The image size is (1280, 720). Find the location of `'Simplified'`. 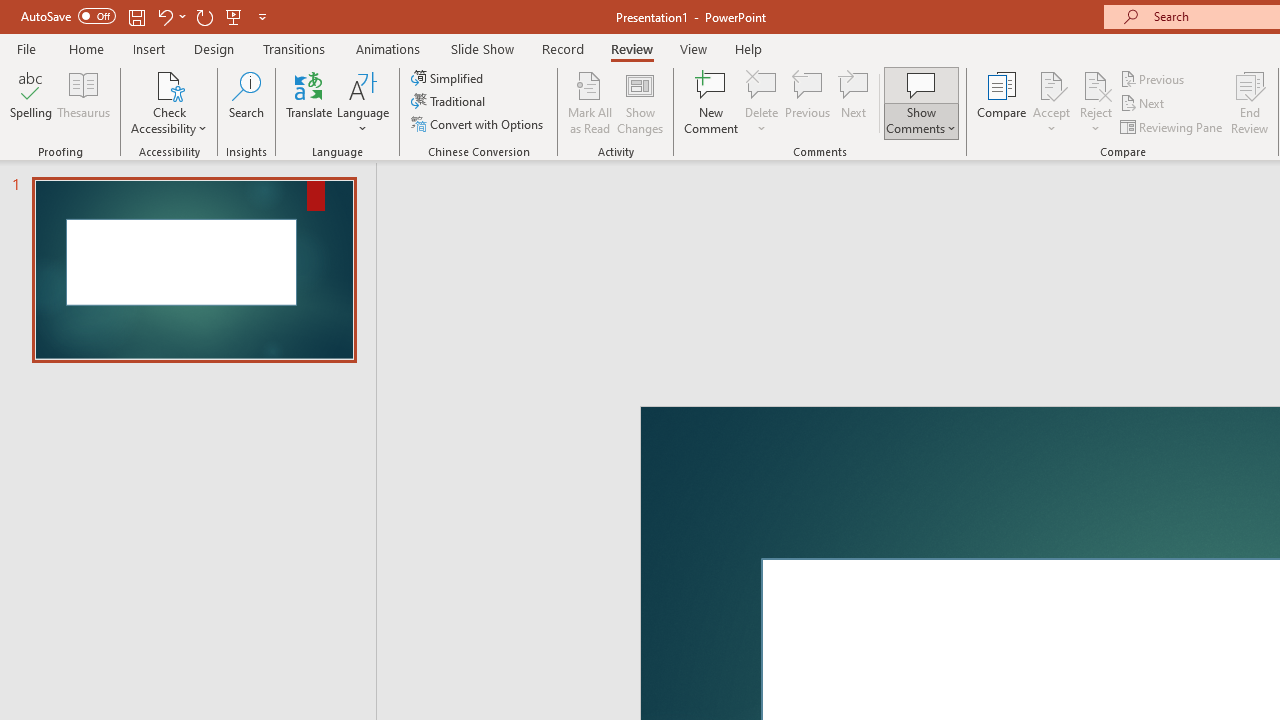

'Simplified' is located at coordinates (448, 77).